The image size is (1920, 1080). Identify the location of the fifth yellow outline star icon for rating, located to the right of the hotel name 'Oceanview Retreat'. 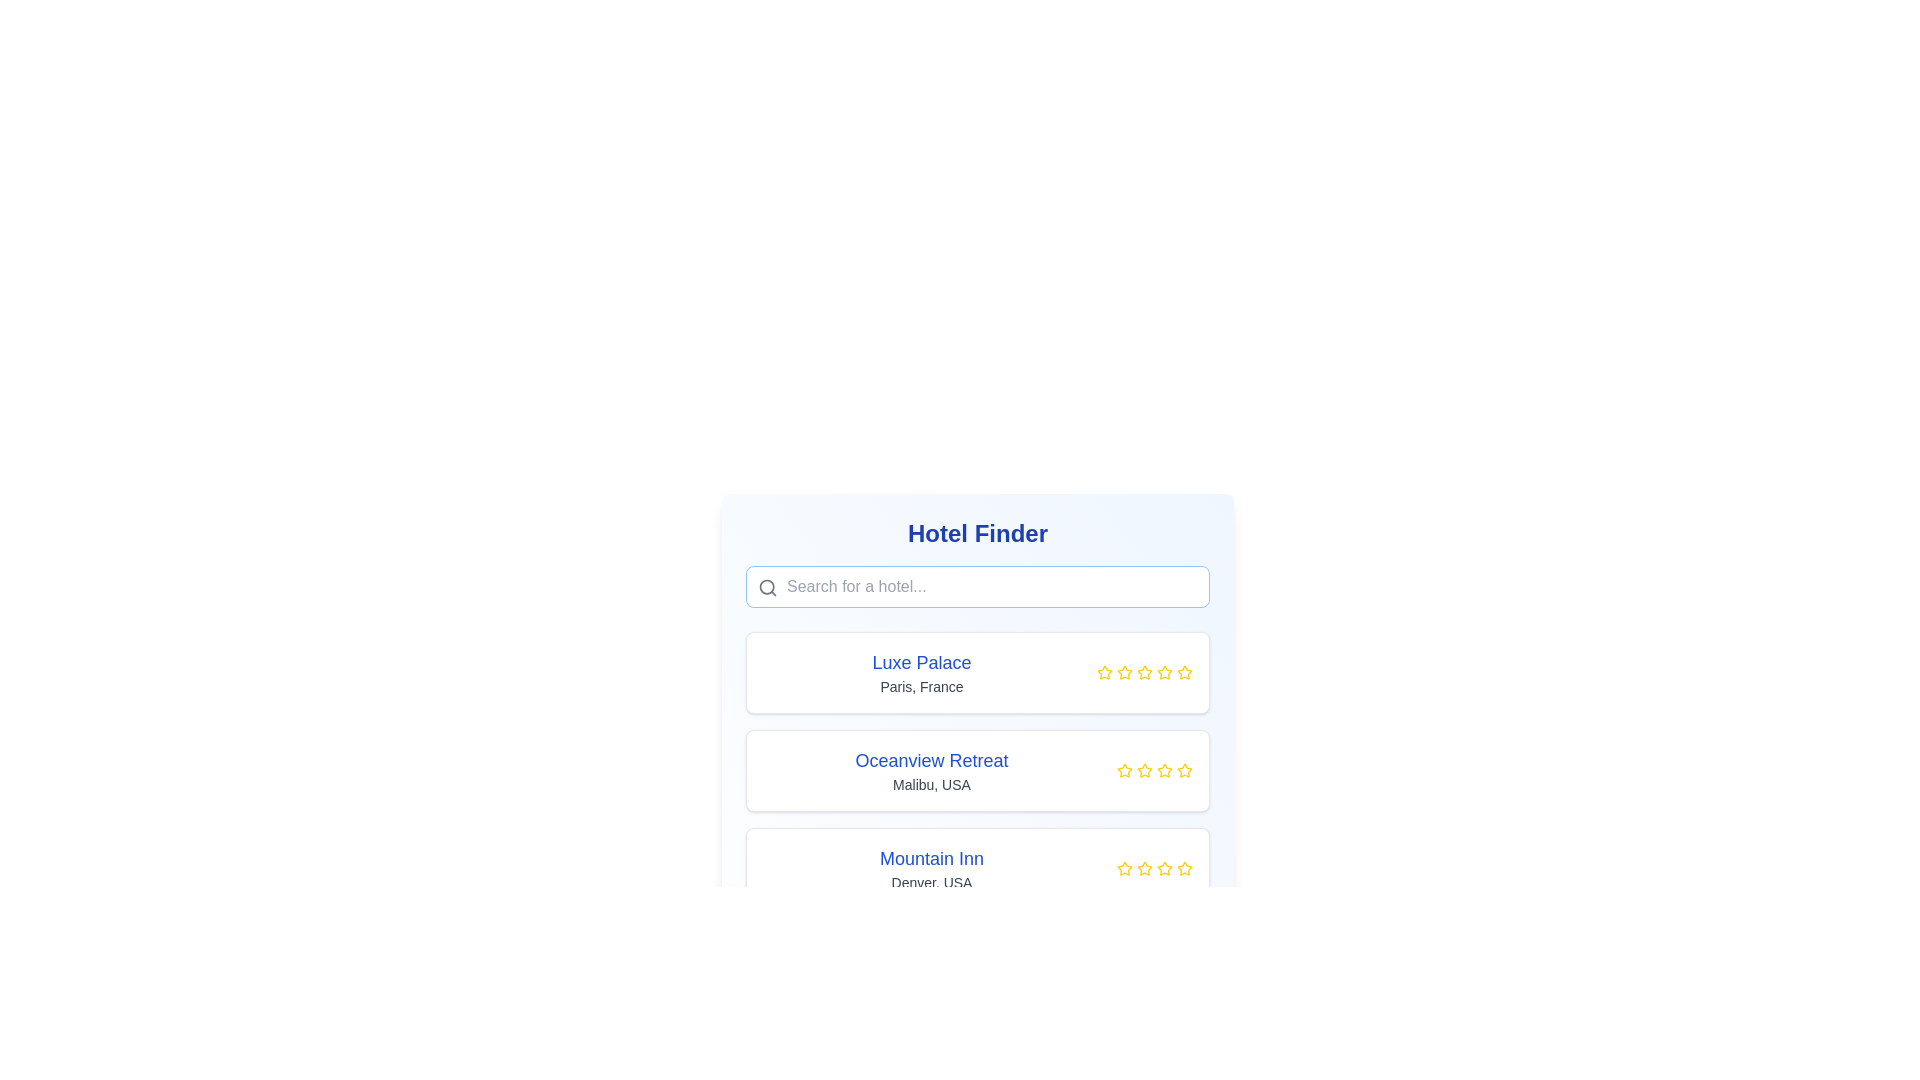
(1185, 770).